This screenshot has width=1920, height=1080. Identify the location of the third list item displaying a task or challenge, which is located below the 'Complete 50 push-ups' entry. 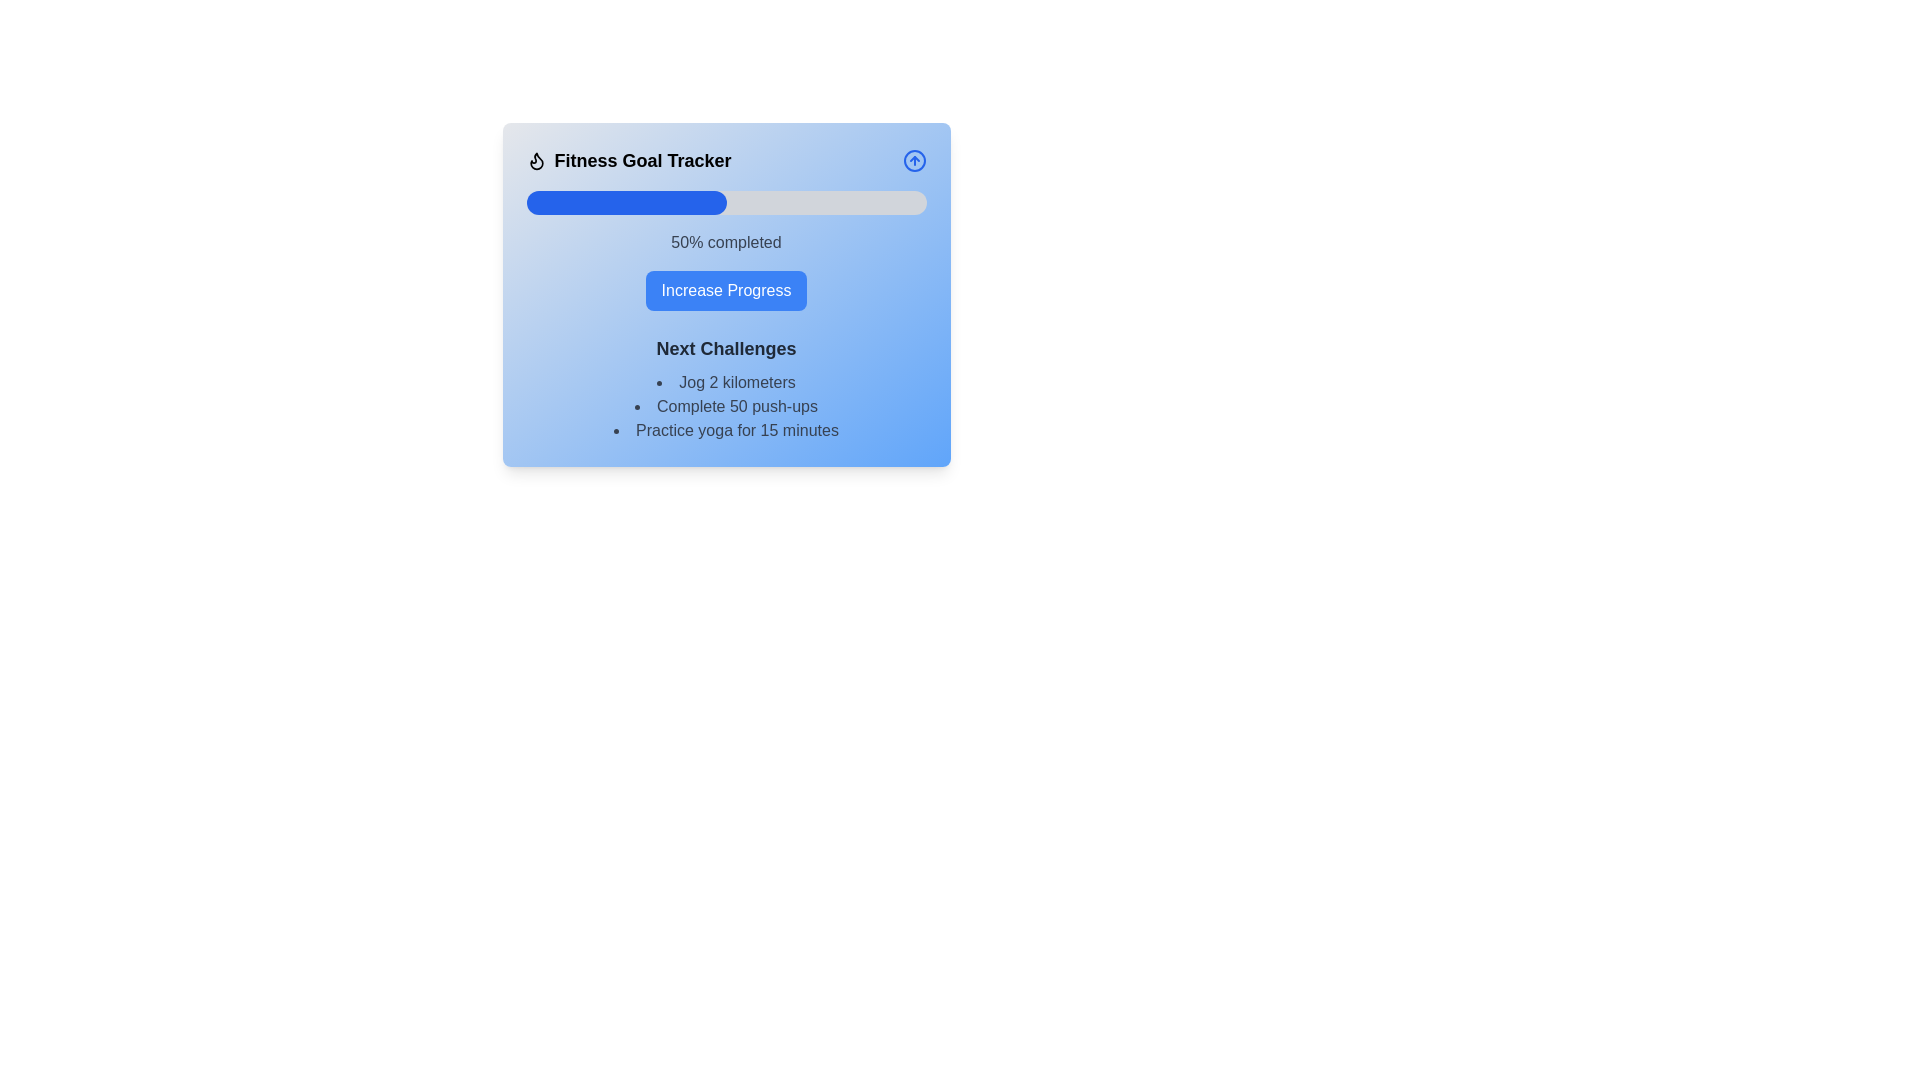
(725, 430).